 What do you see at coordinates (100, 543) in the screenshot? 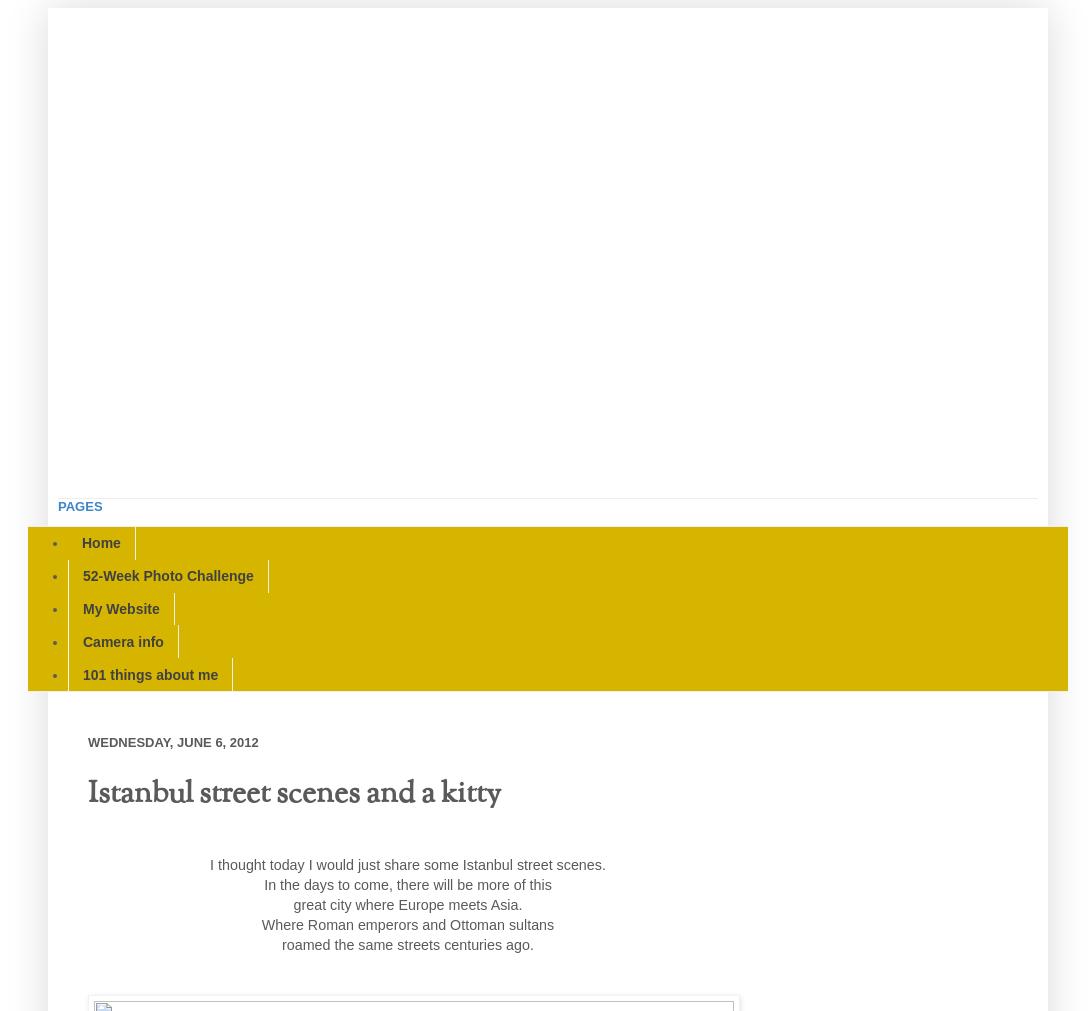
I see `'Home'` at bounding box center [100, 543].